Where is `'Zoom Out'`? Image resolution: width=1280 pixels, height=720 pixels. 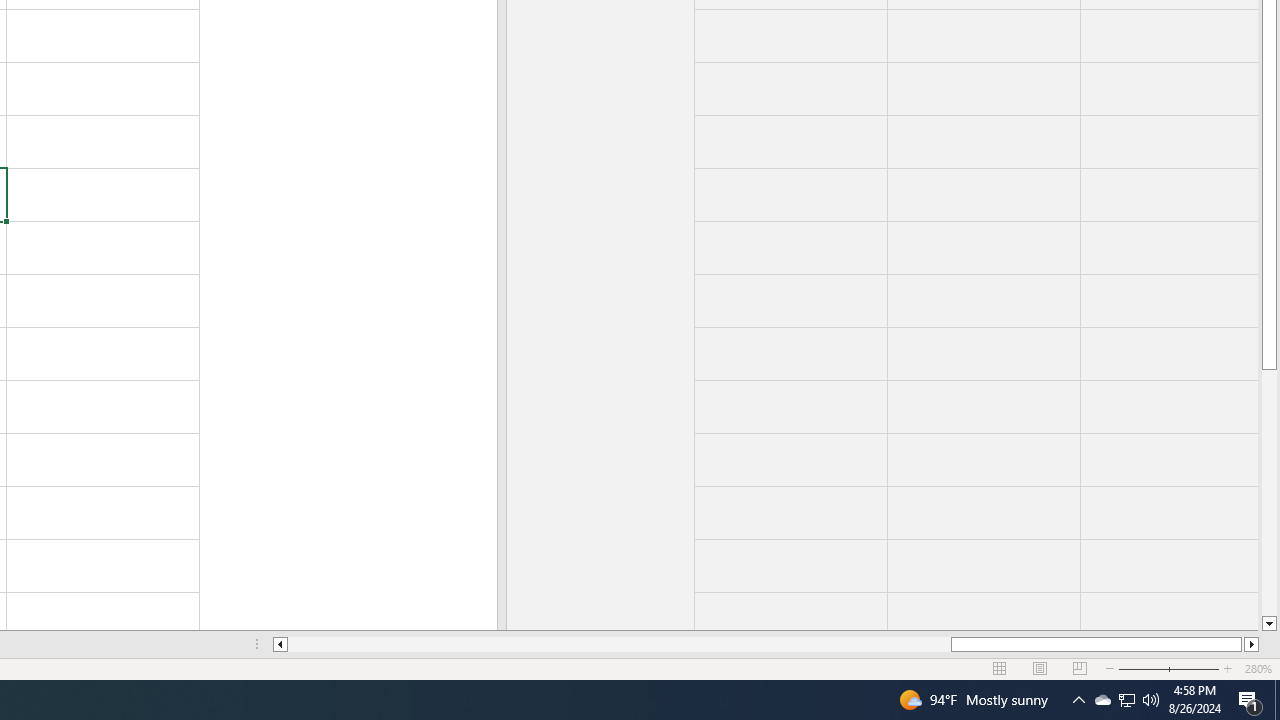 'Zoom Out' is located at coordinates (1157, 669).